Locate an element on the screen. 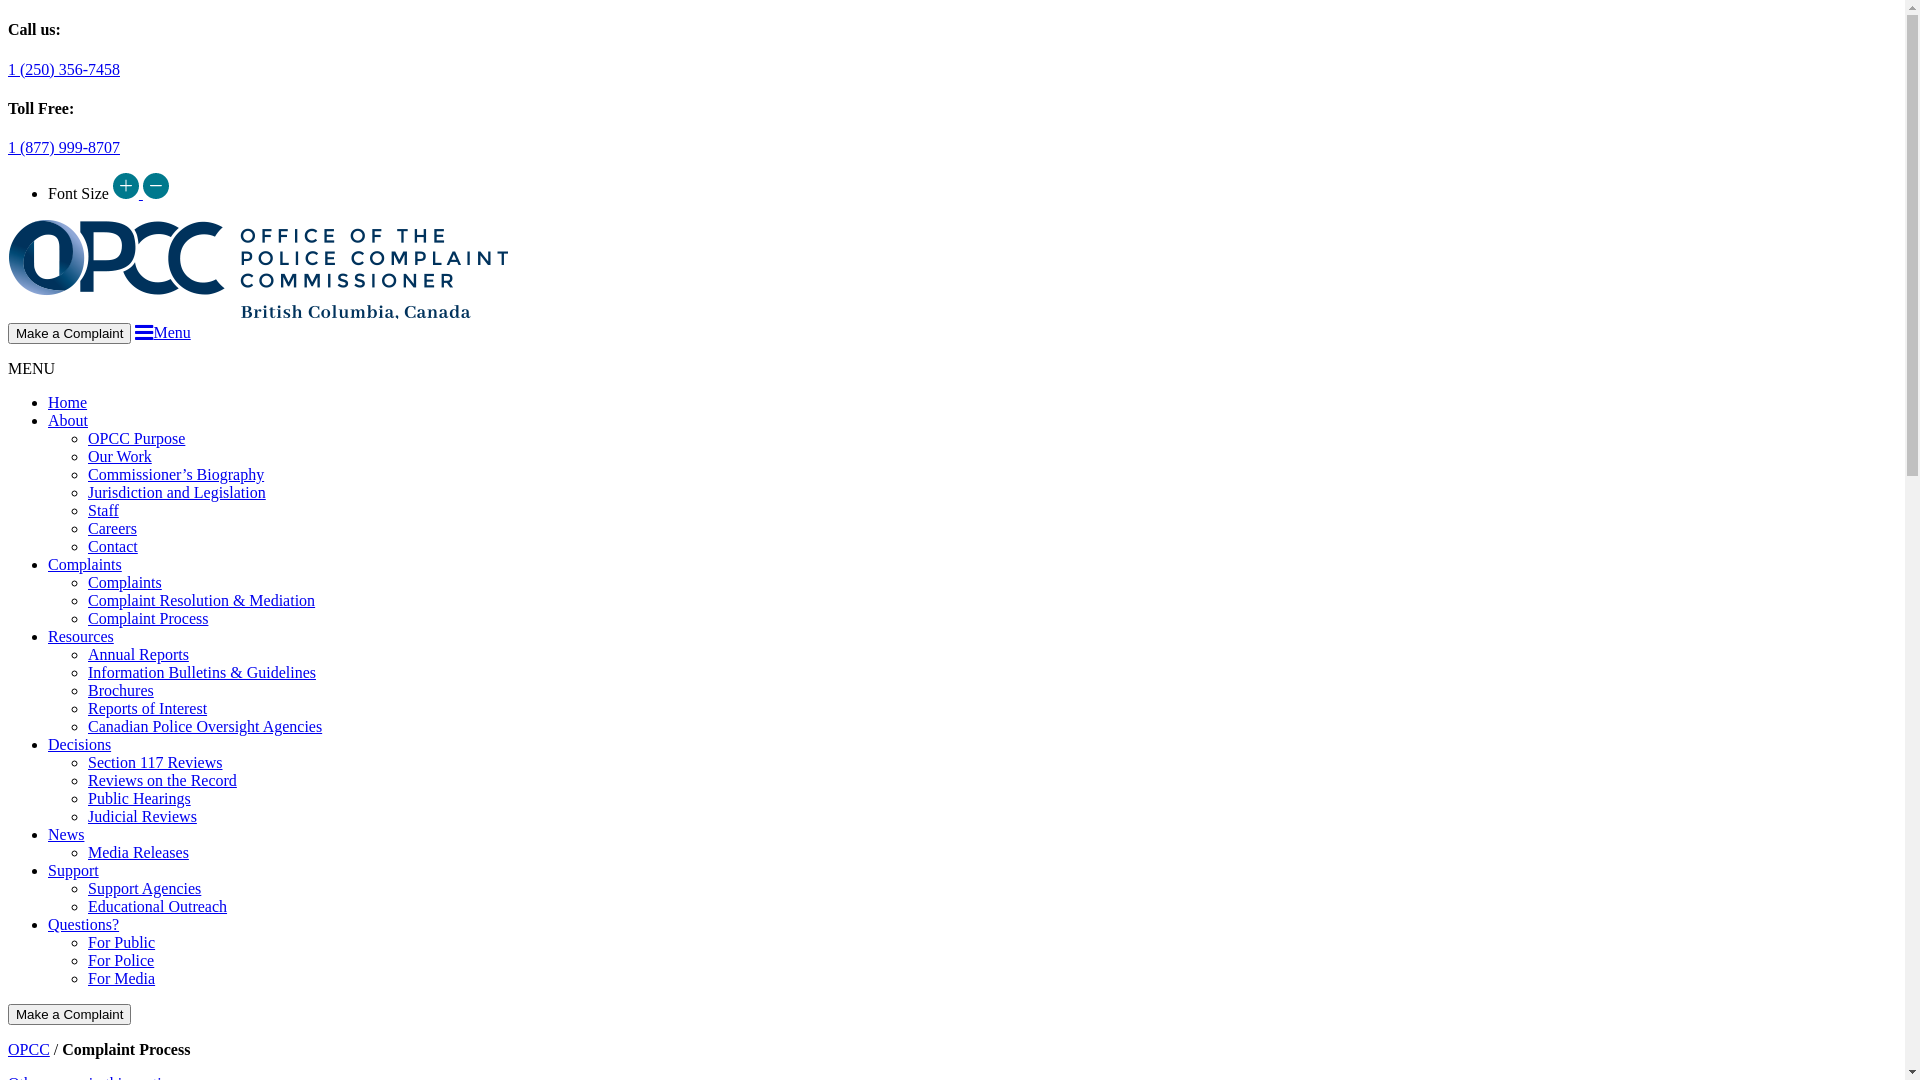 The width and height of the screenshot is (1920, 1080). 'Information Bulletins & Guidelines' is located at coordinates (201, 672).